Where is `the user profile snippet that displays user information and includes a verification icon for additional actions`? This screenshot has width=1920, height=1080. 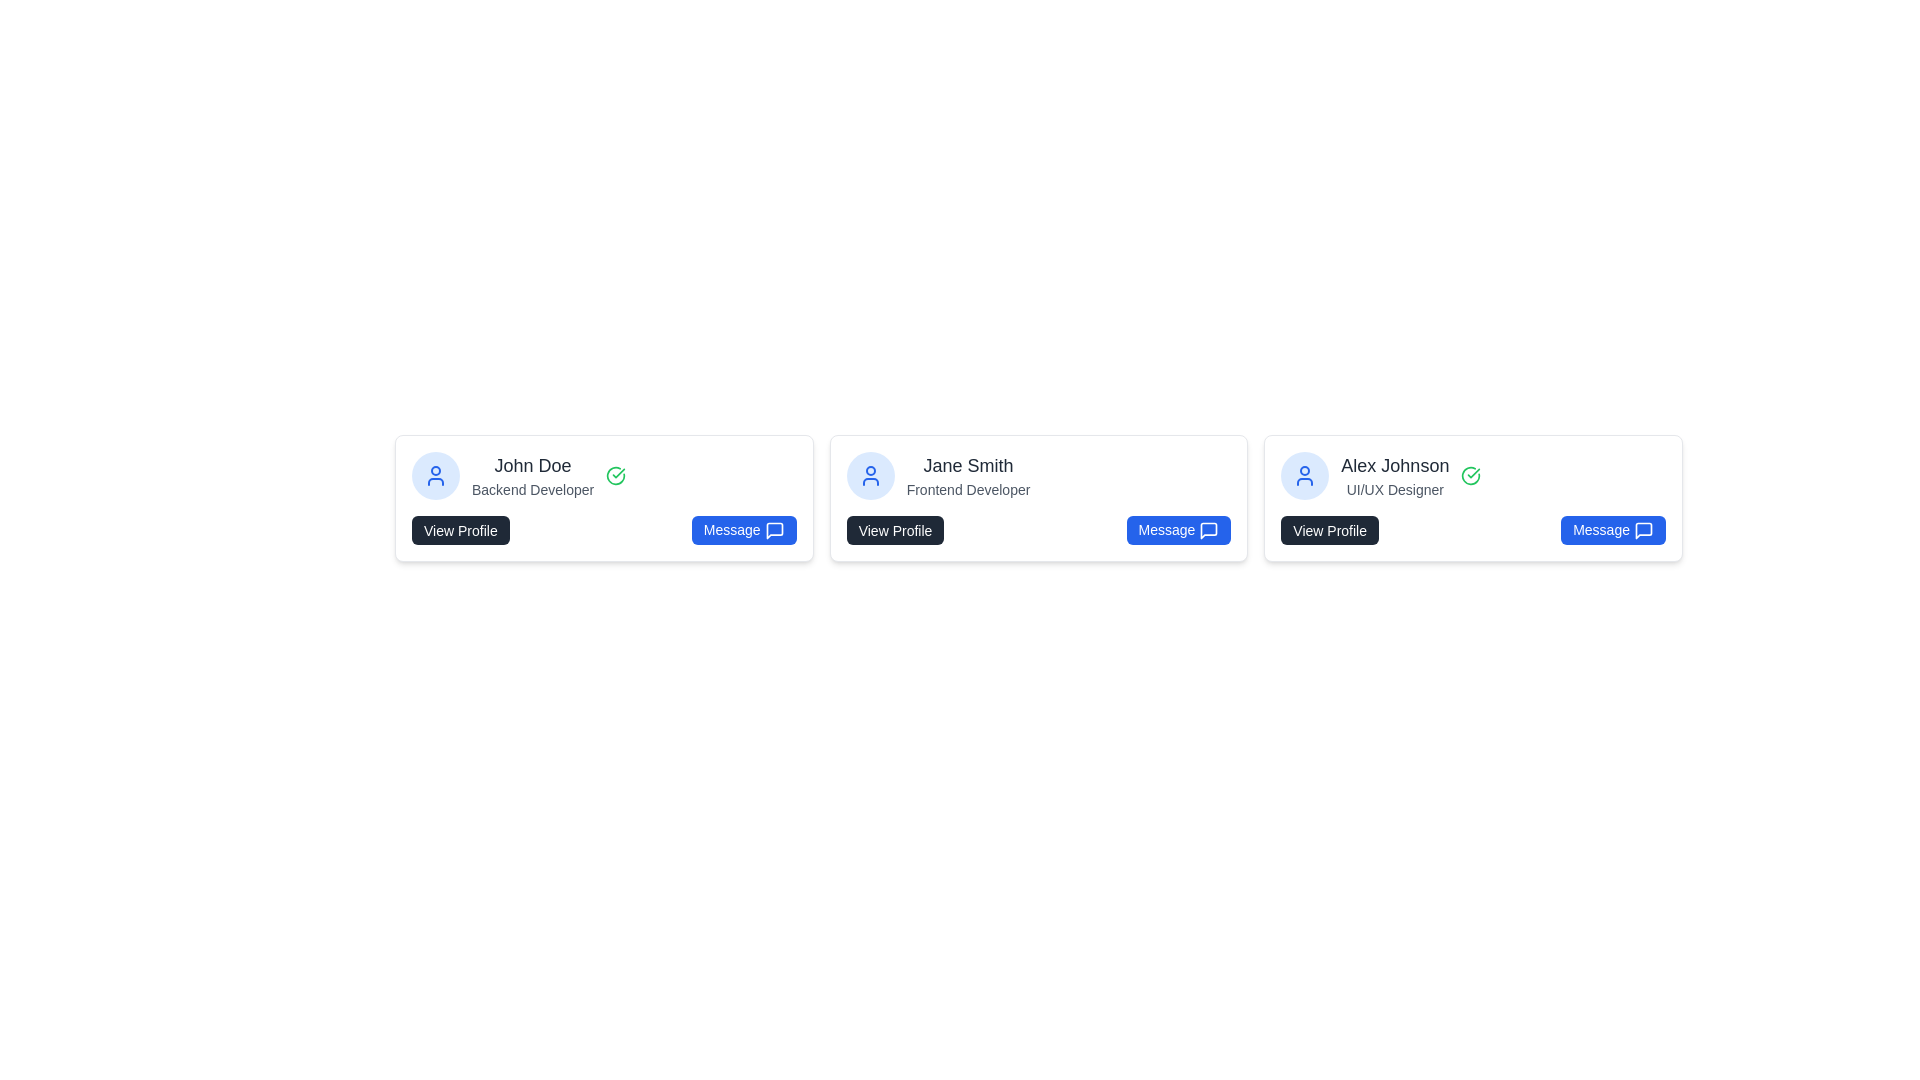
the user profile snippet that displays user information and includes a verification icon for additional actions is located at coordinates (603, 475).